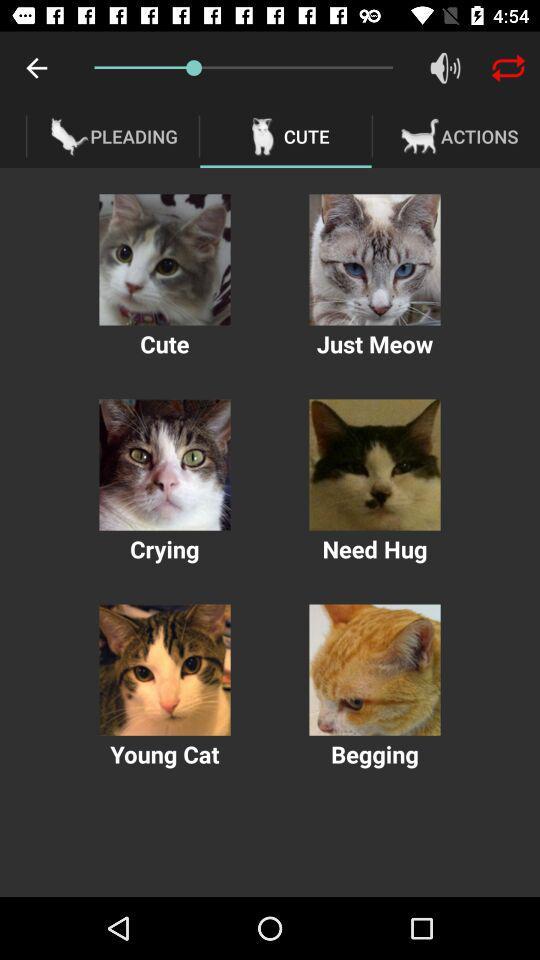 This screenshot has width=540, height=960. What do you see at coordinates (445, 68) in the screenshot?
I see `item above the actions icon` at bounding box center [445, 68].